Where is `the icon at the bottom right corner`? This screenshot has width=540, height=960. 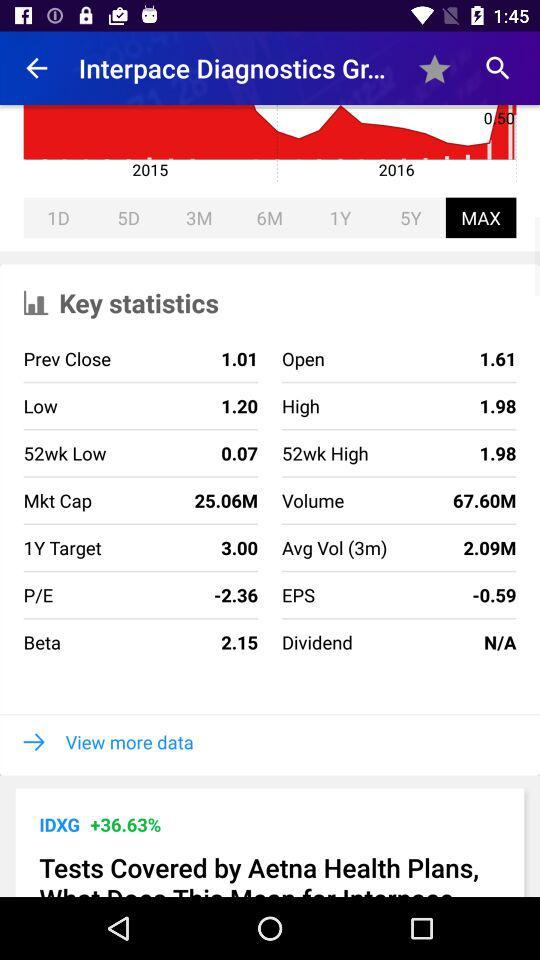 the icon at the bottom right corner is located at coordinates (433, 641).